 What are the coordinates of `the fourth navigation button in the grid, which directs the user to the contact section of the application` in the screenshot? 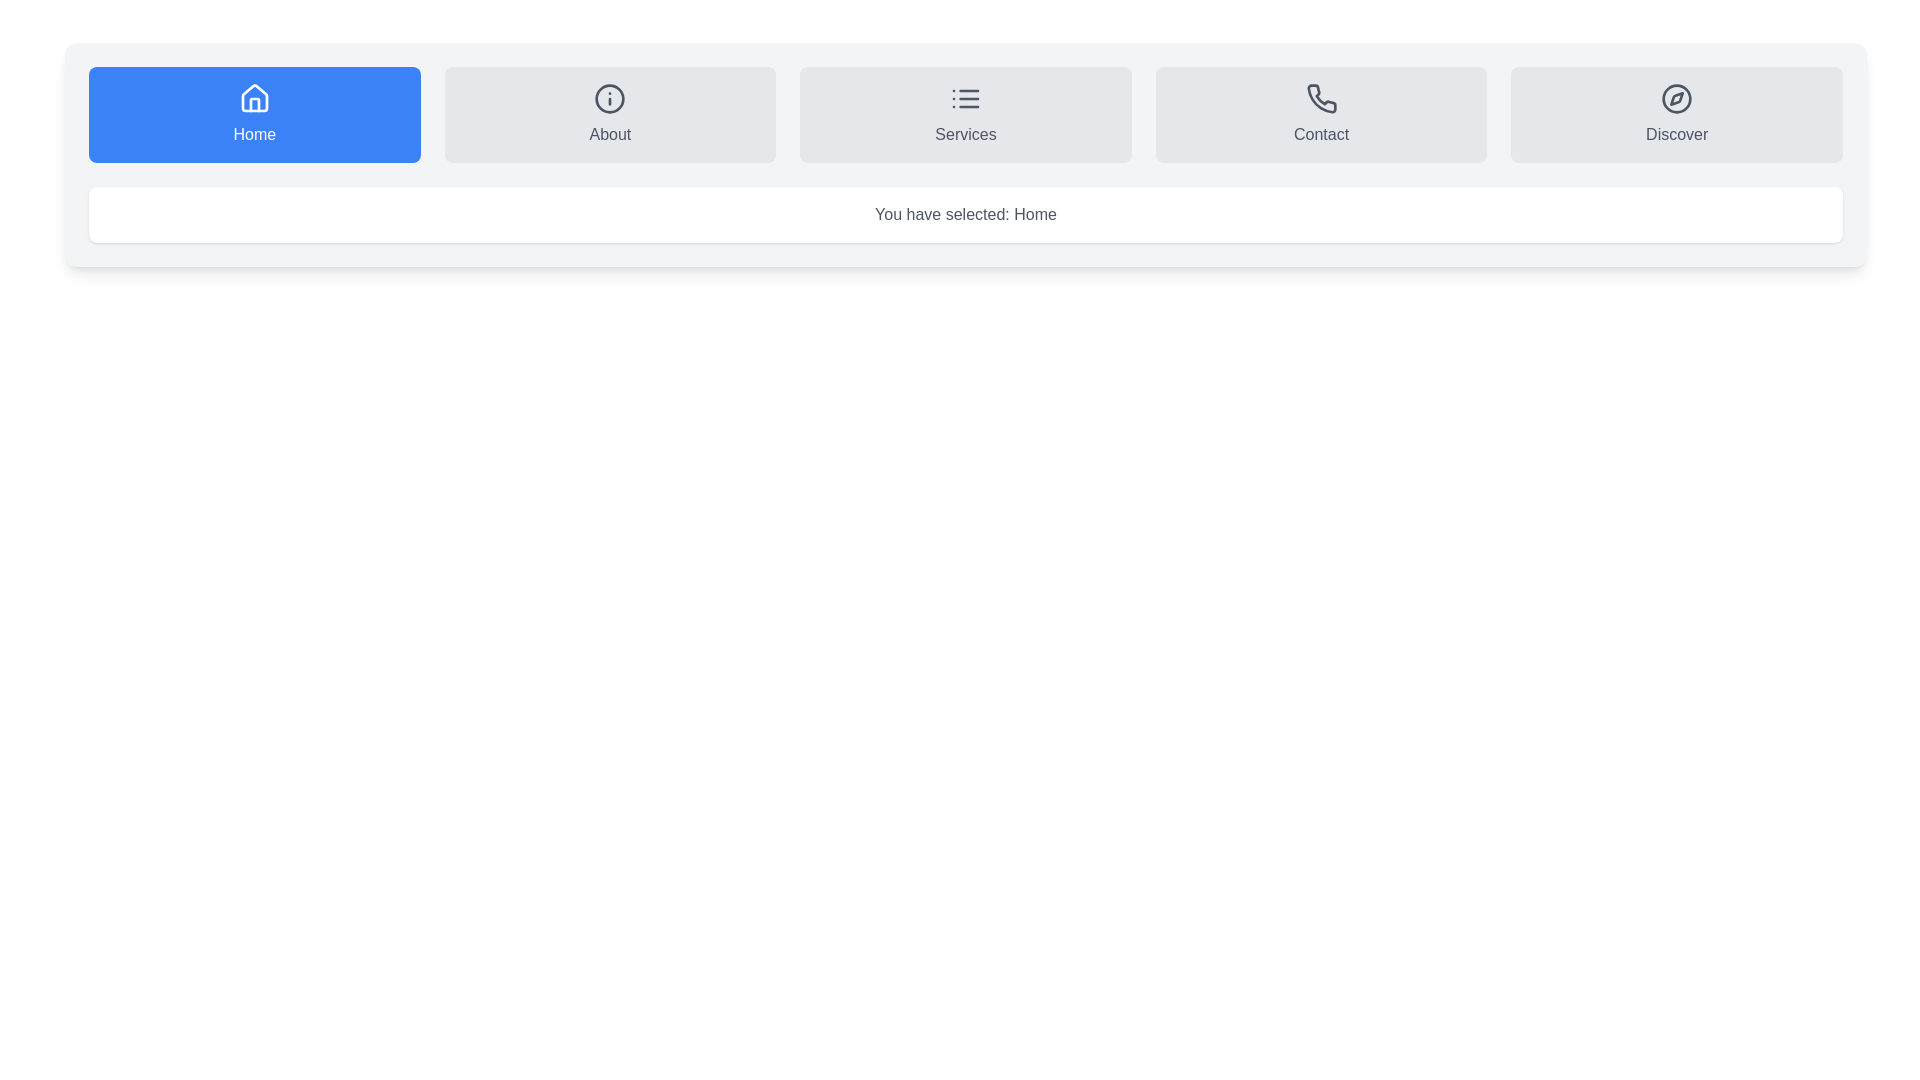 It's located at (1321, 115).